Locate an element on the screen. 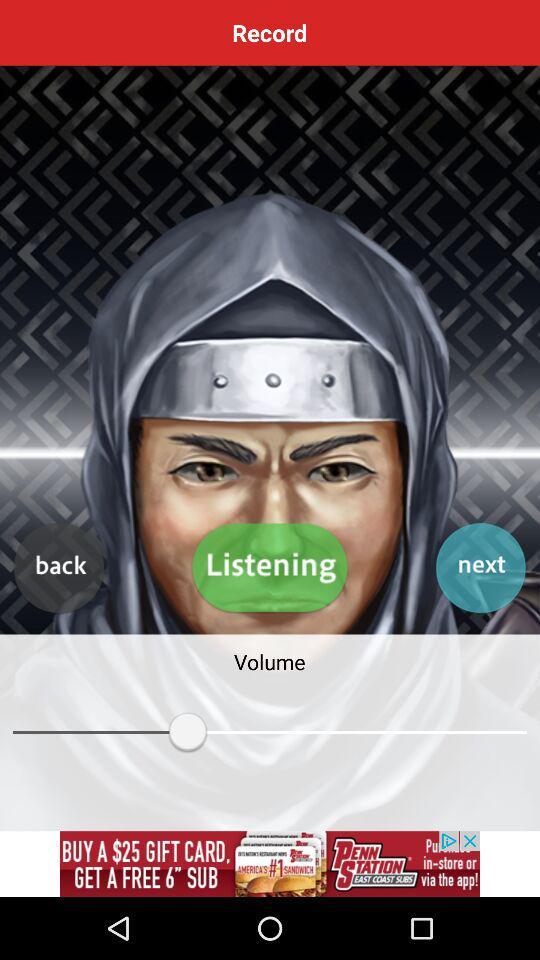 The height and width of the screenshot is (960, 540). listening is located at coordinates (270, 568).